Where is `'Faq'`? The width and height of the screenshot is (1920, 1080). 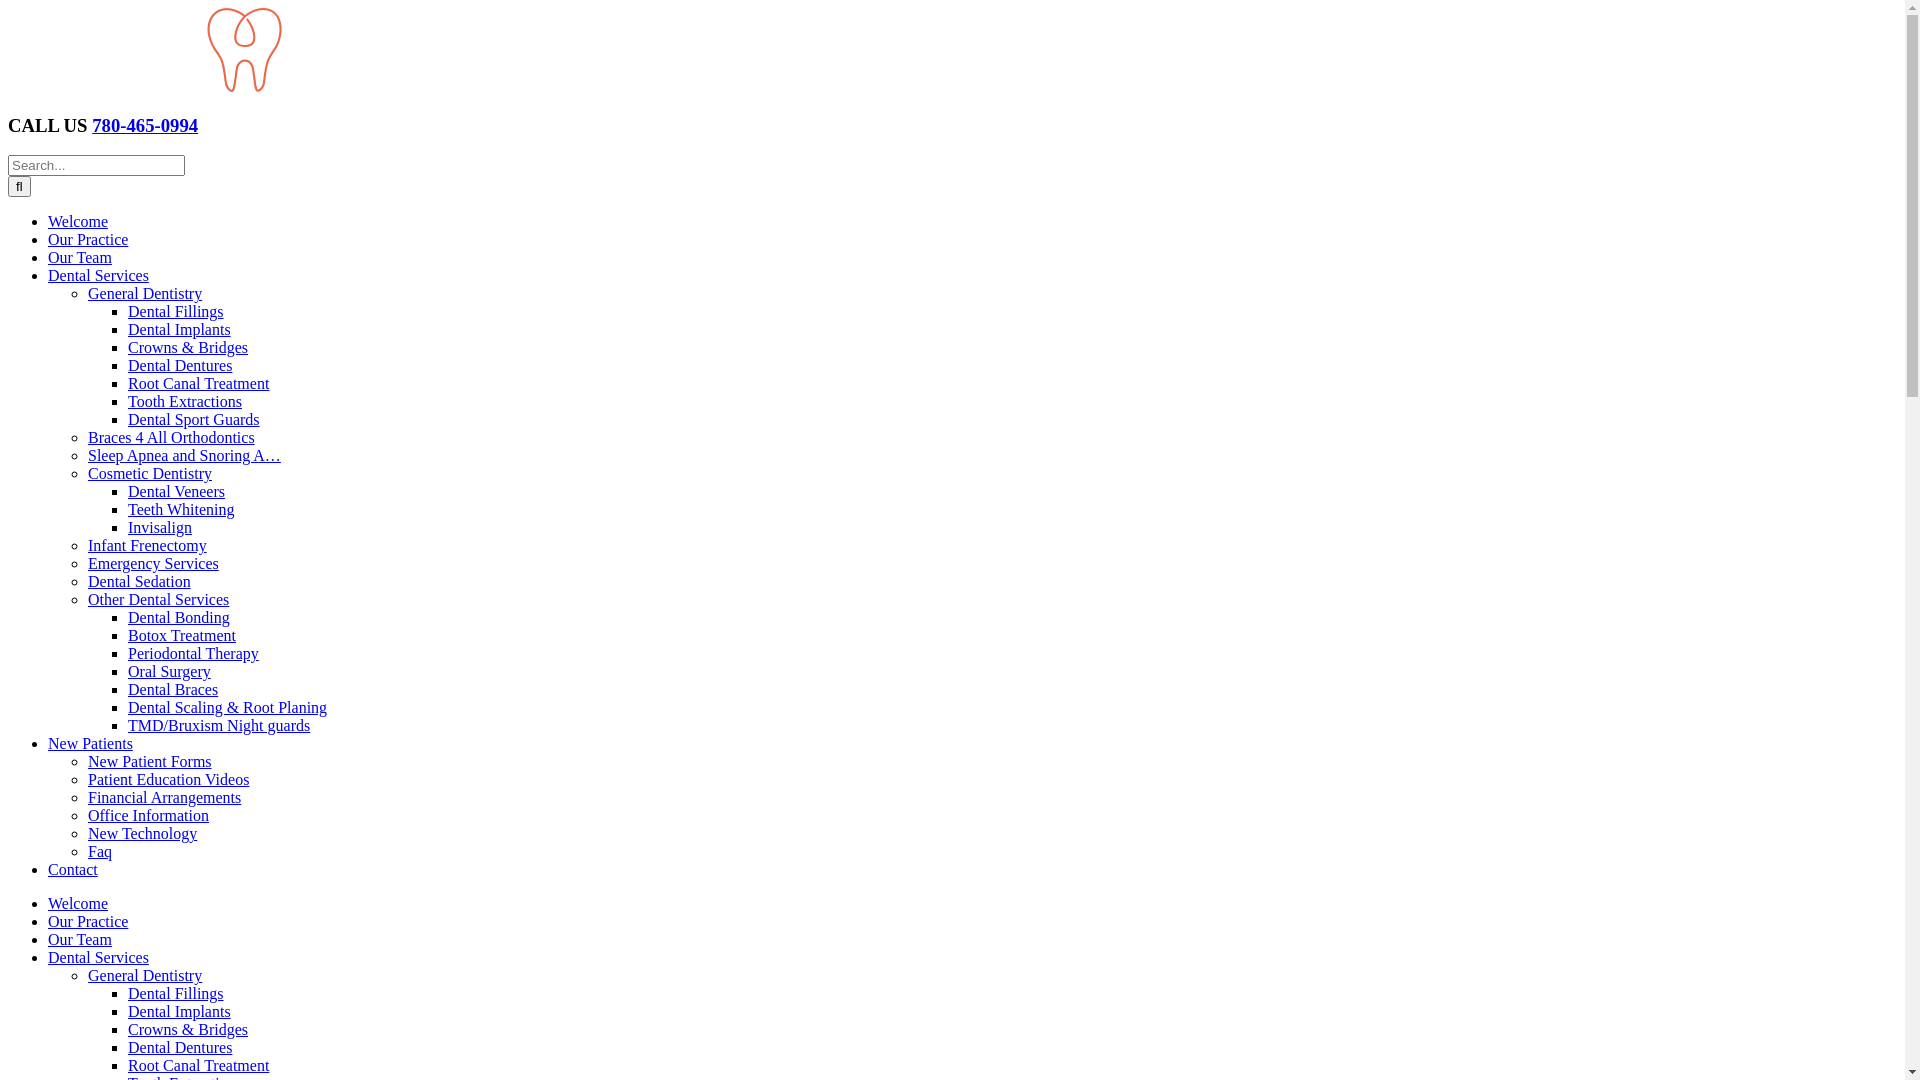 'Faq' is located at coordinates (99, 851).